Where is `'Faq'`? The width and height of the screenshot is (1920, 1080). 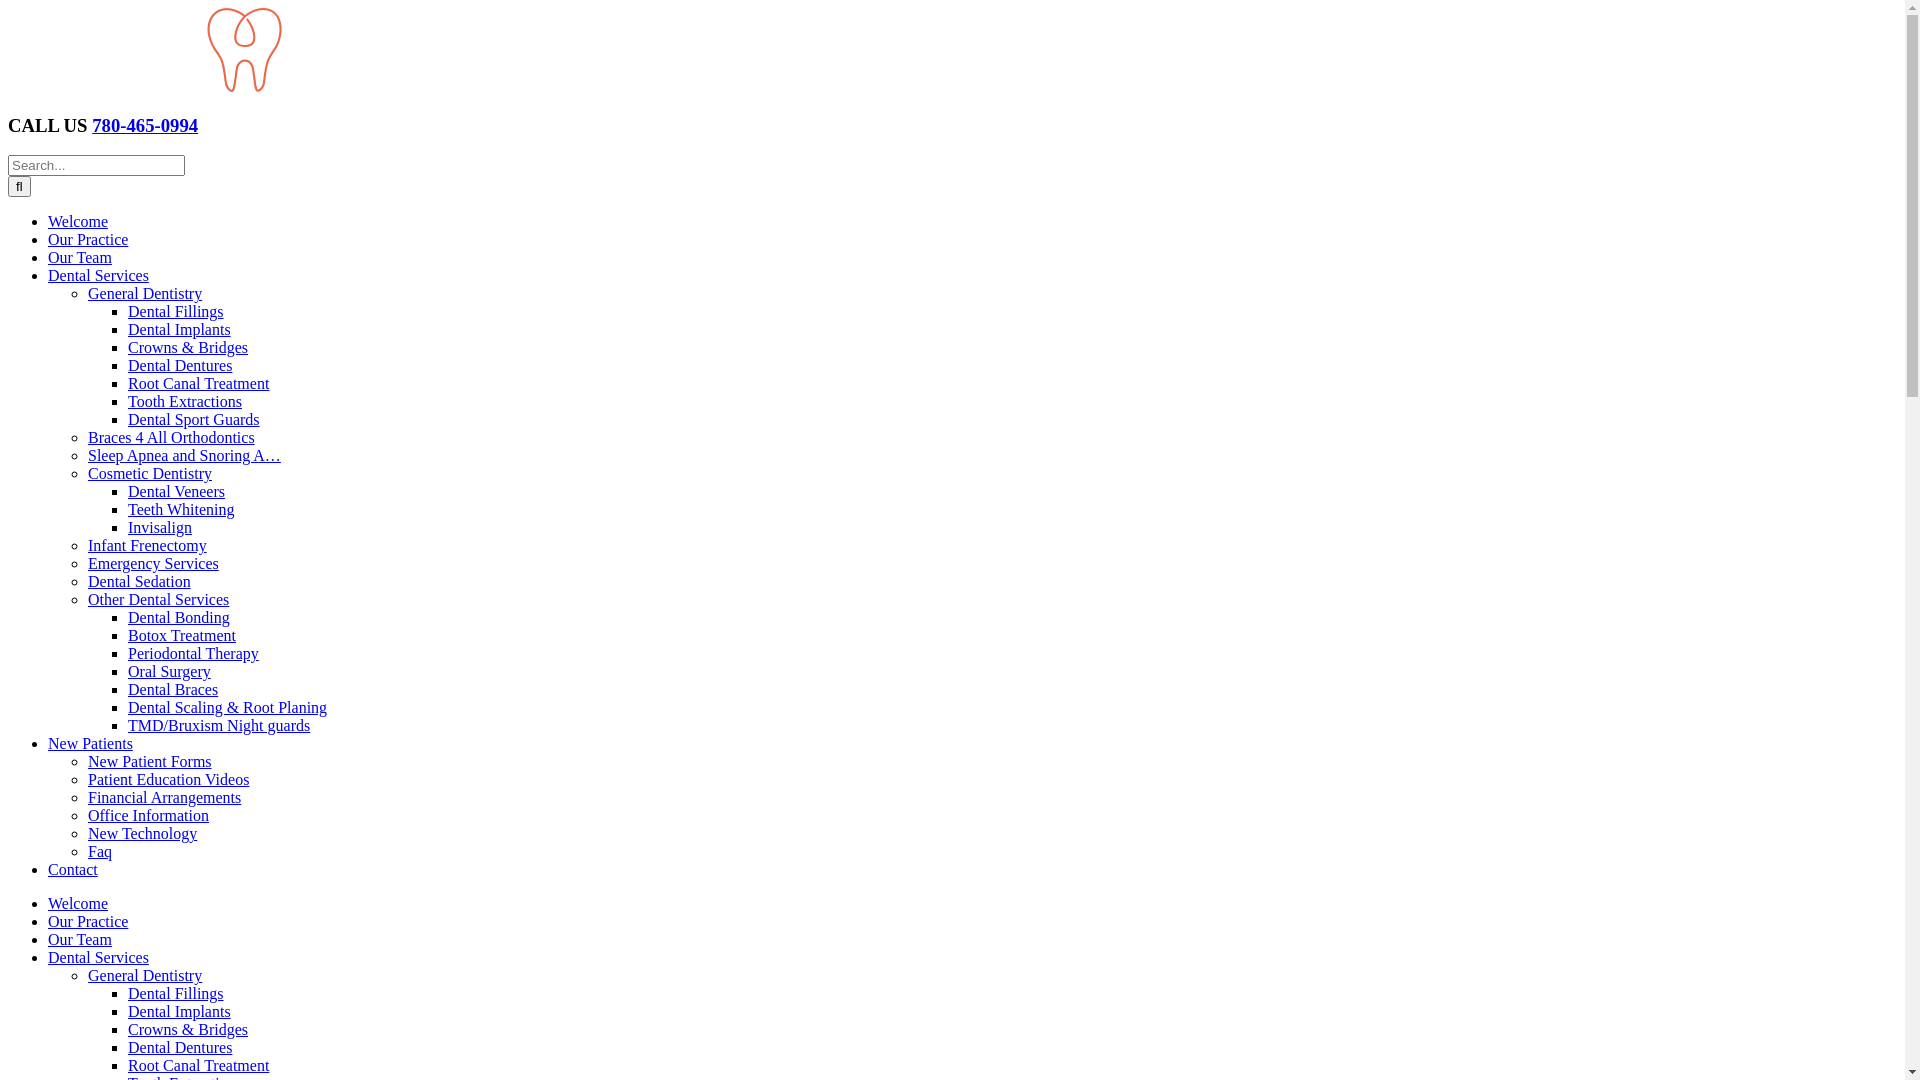 'Faq' is located at coordinates (99, 851).